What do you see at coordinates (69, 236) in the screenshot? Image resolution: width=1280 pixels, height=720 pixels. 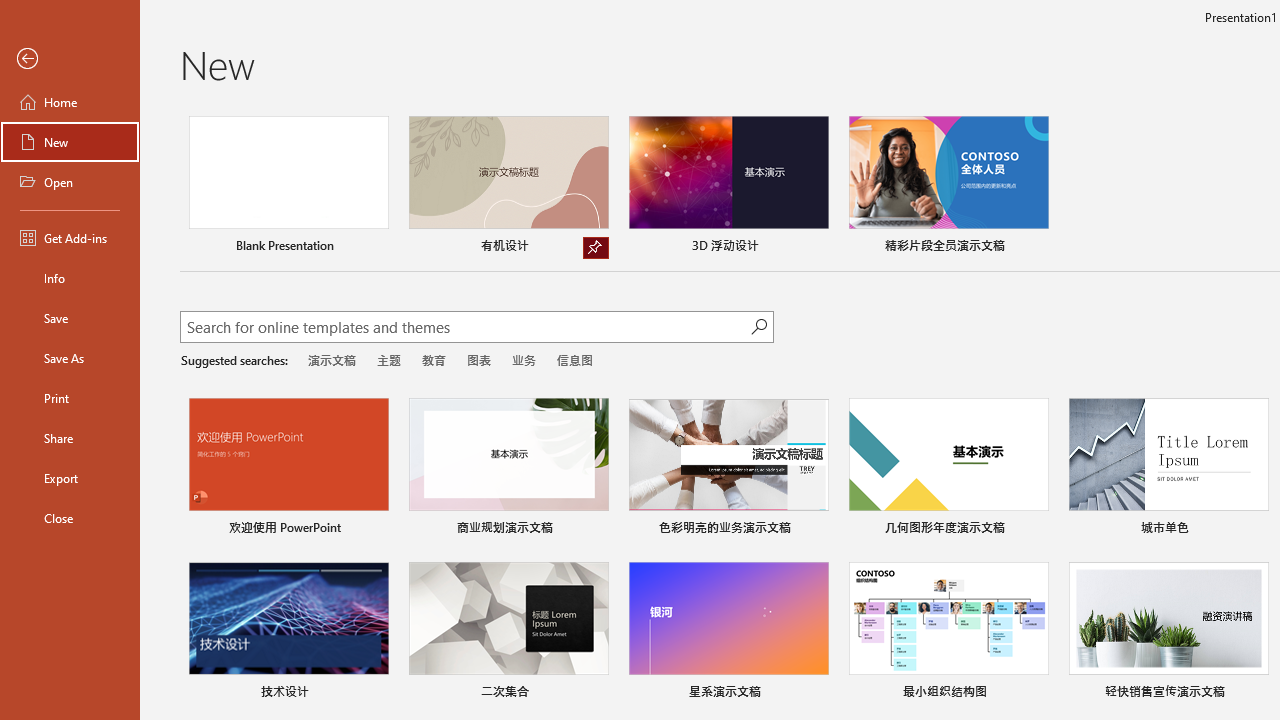 I see `'Get Add-ins'` at bounding box center [69, 236].